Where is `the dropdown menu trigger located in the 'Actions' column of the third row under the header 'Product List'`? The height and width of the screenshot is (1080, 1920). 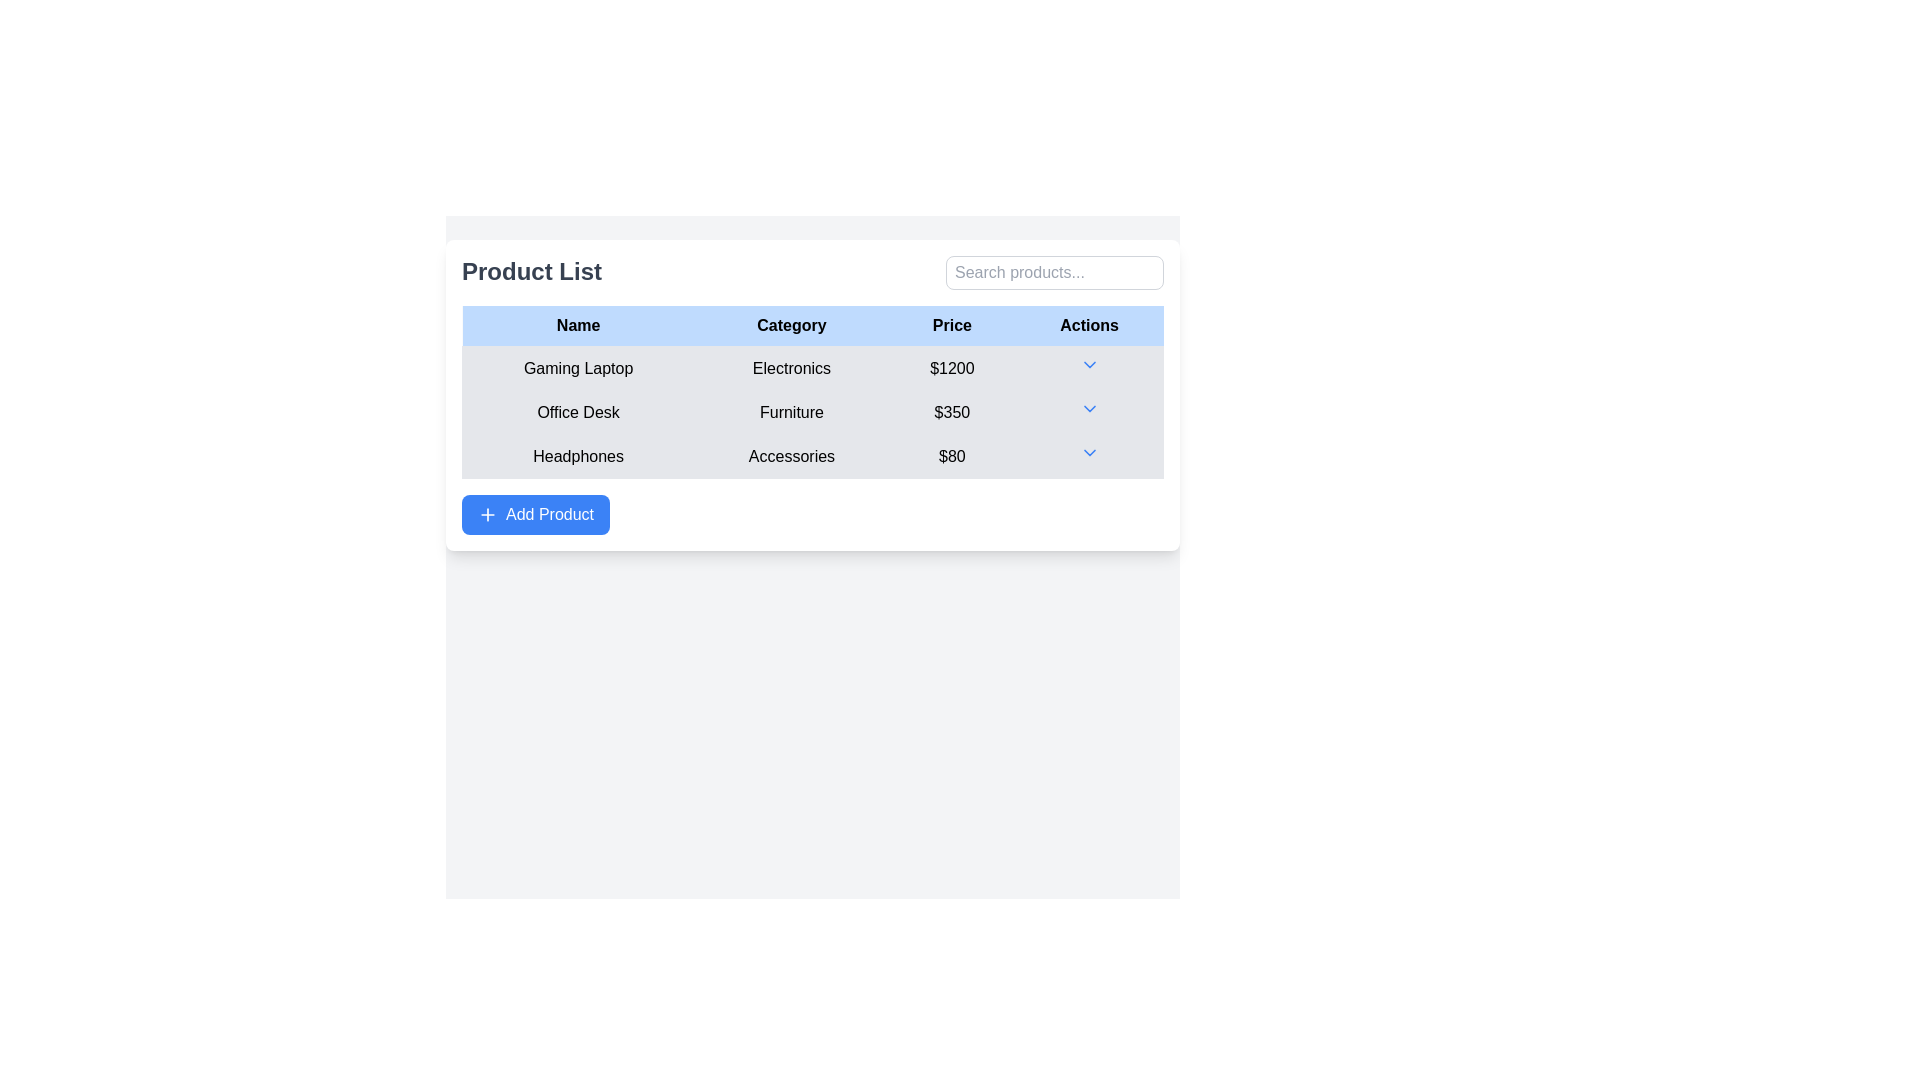
the dropdown menu trigger located in the 'Actions' column of the third row under the header 'Product List' is located at coordinates (1088, 456).